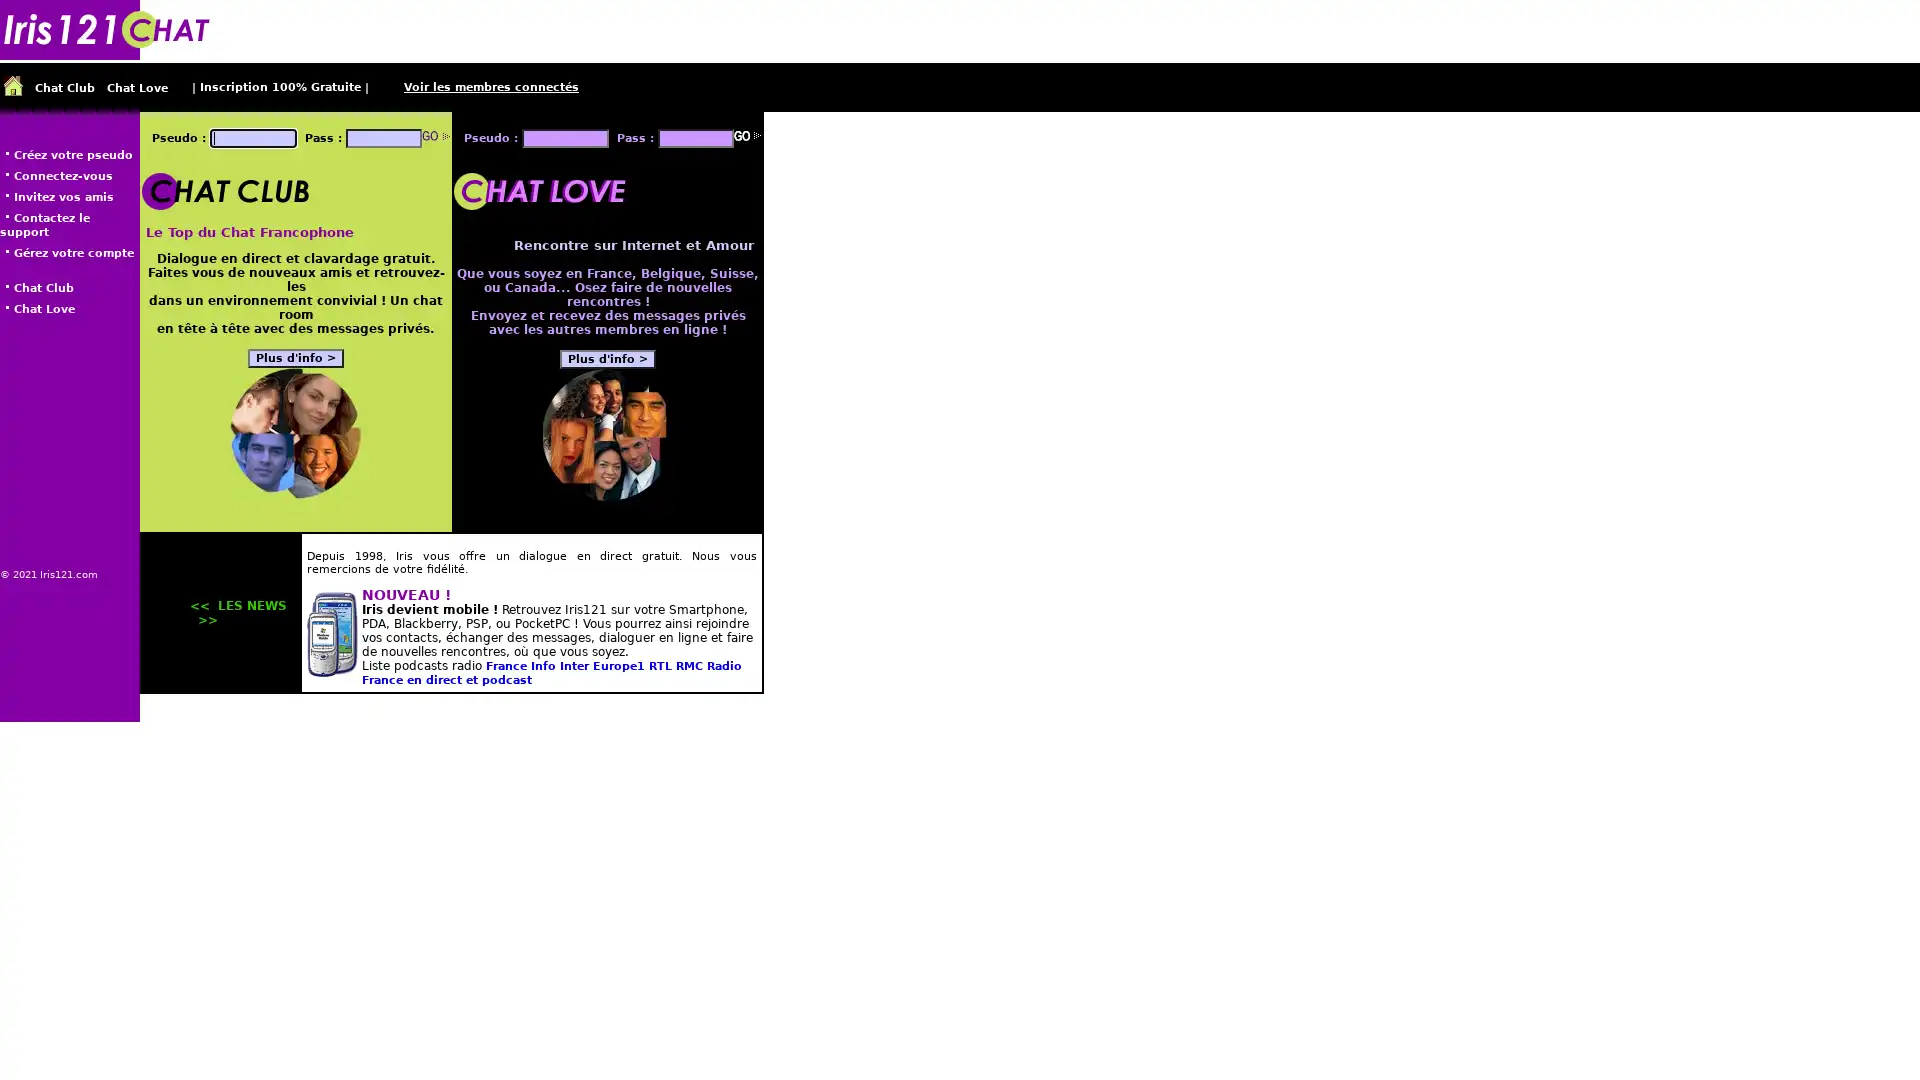 This screenshot has height=1080, width=1920. I want to click on Plus d'info >, so click(607, 357).